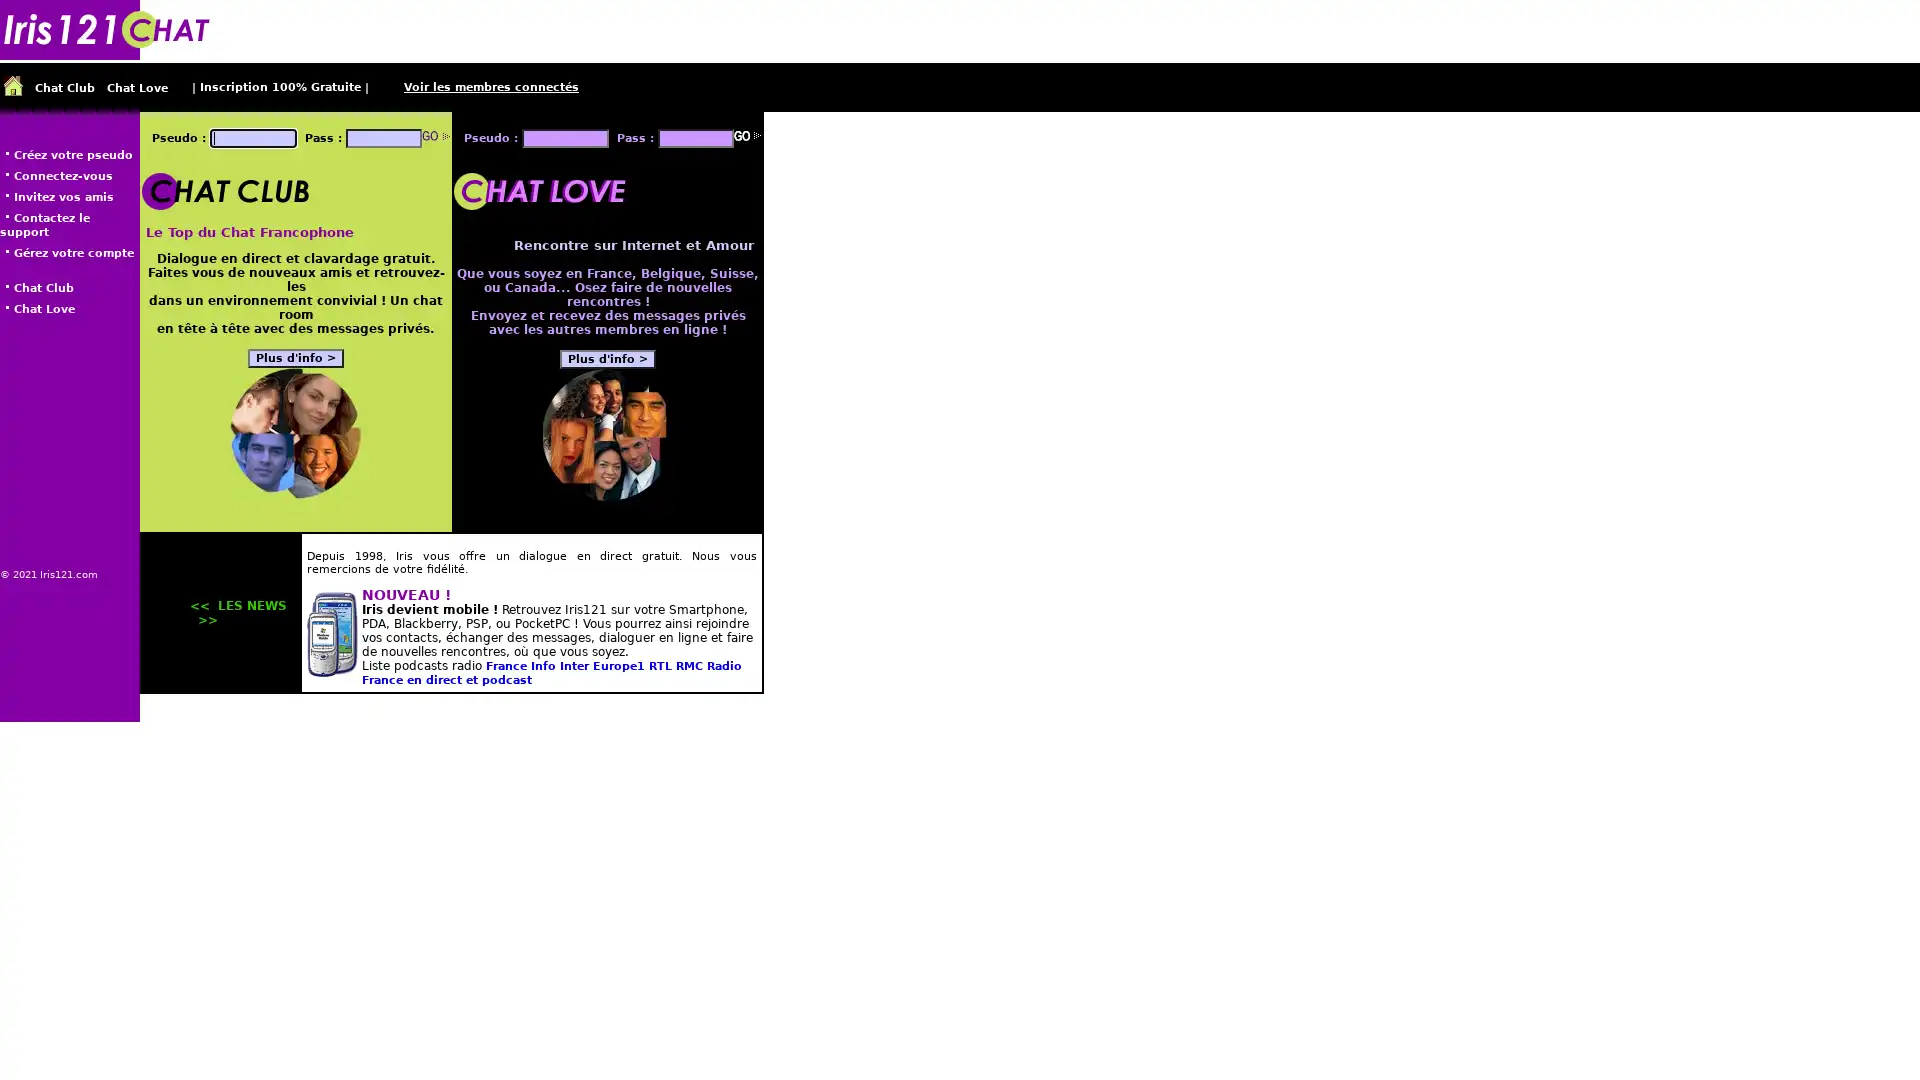 This screenshot has height=1080, width=1920. I want to click on Plus d'info >, so click(607, 357).